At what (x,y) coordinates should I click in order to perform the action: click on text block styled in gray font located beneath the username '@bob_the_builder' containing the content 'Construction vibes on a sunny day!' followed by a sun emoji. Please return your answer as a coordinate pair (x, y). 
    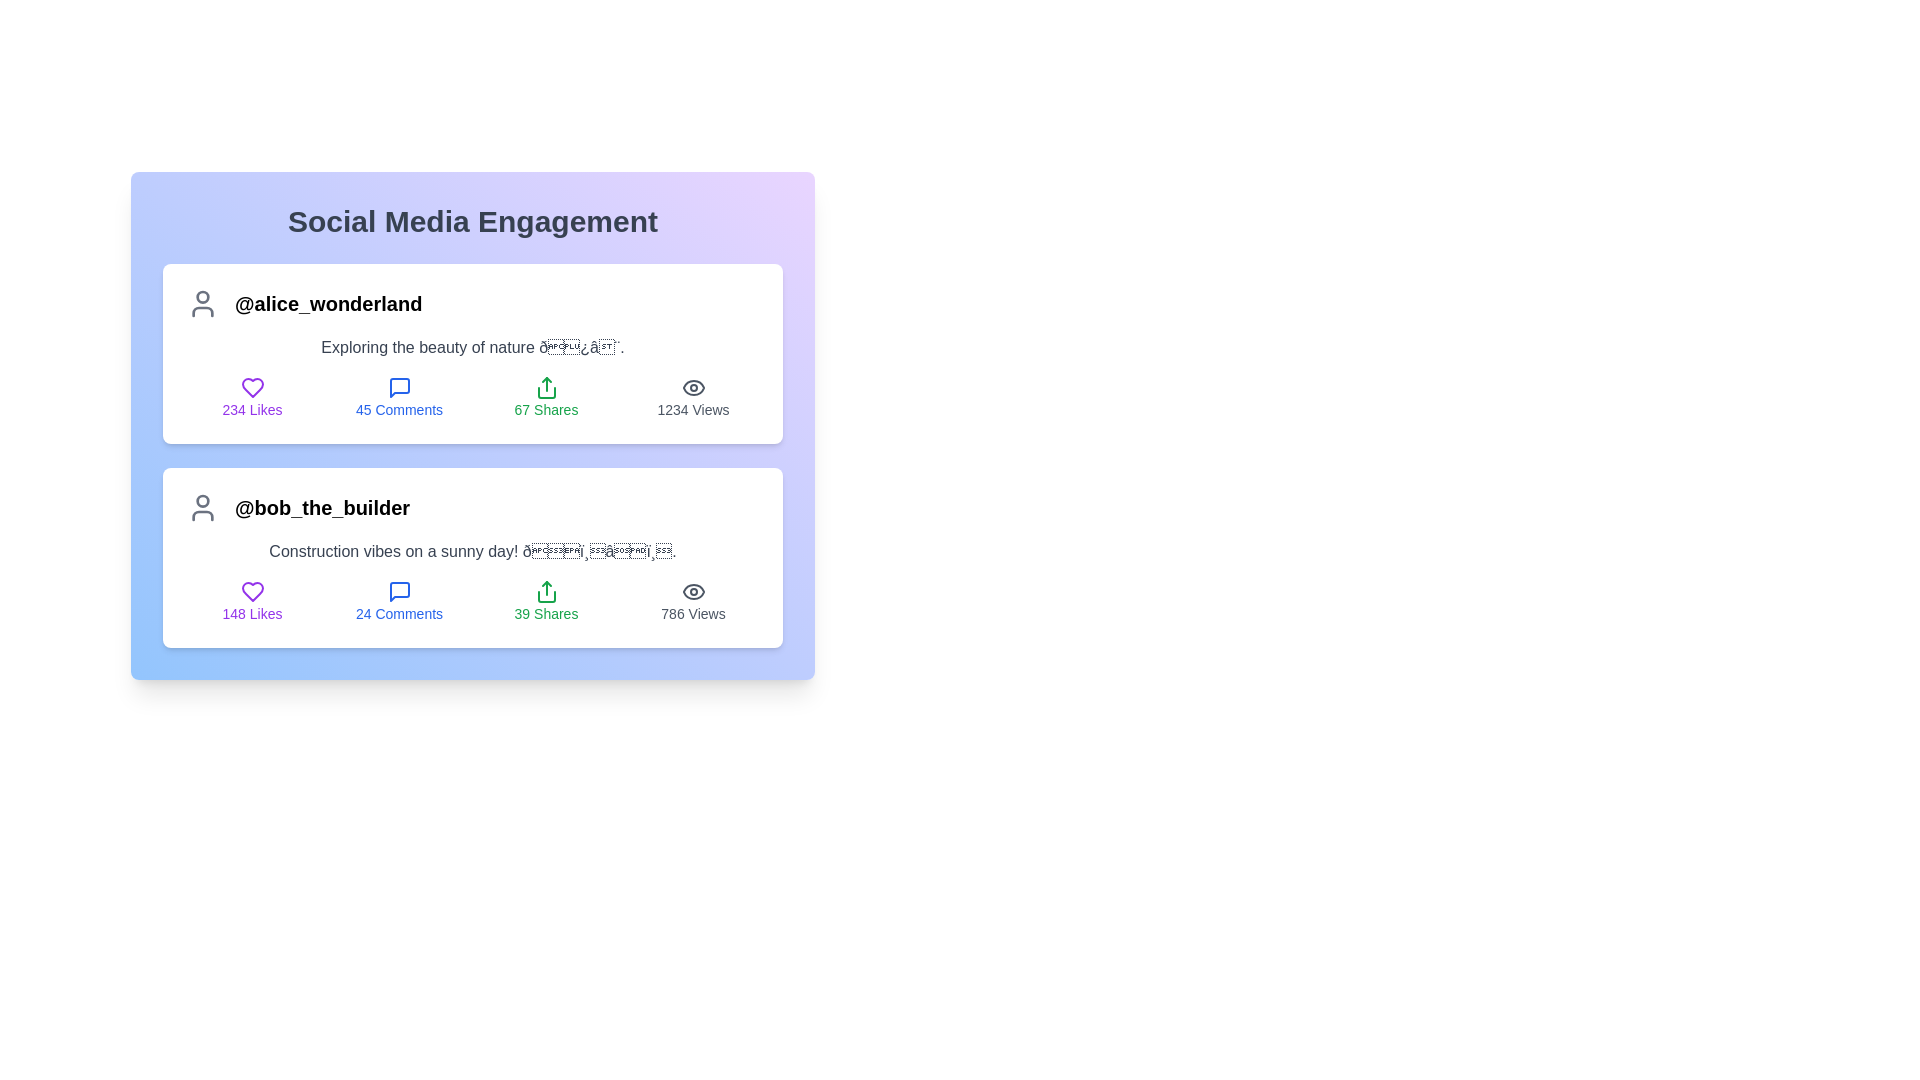
    Looking at the image, I should click on (472, 551).